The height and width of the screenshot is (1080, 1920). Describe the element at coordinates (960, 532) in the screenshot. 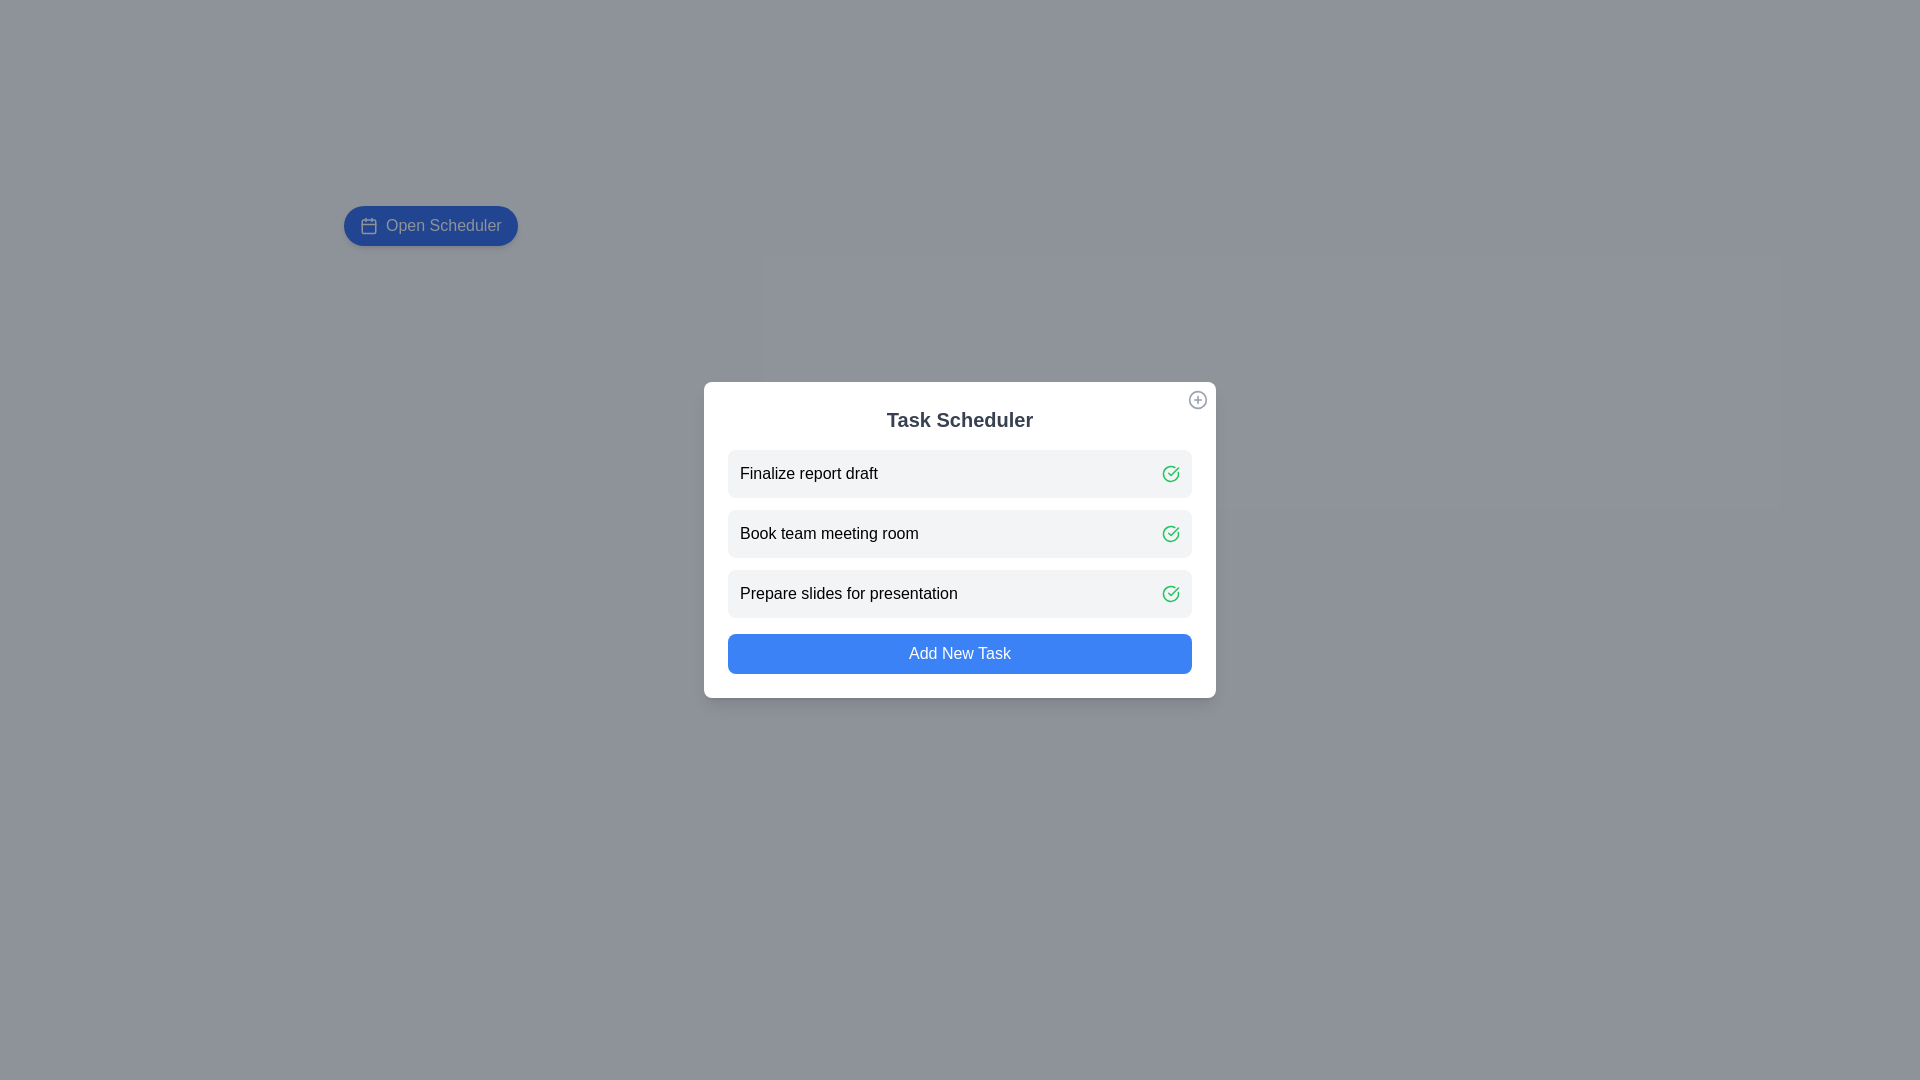

I see `the task item display box that indicates a completed task in the task scheduler, positioned centrally in the interface, below 'Finalize report draft' and above 'Prepare slides for presentation'` at that location.